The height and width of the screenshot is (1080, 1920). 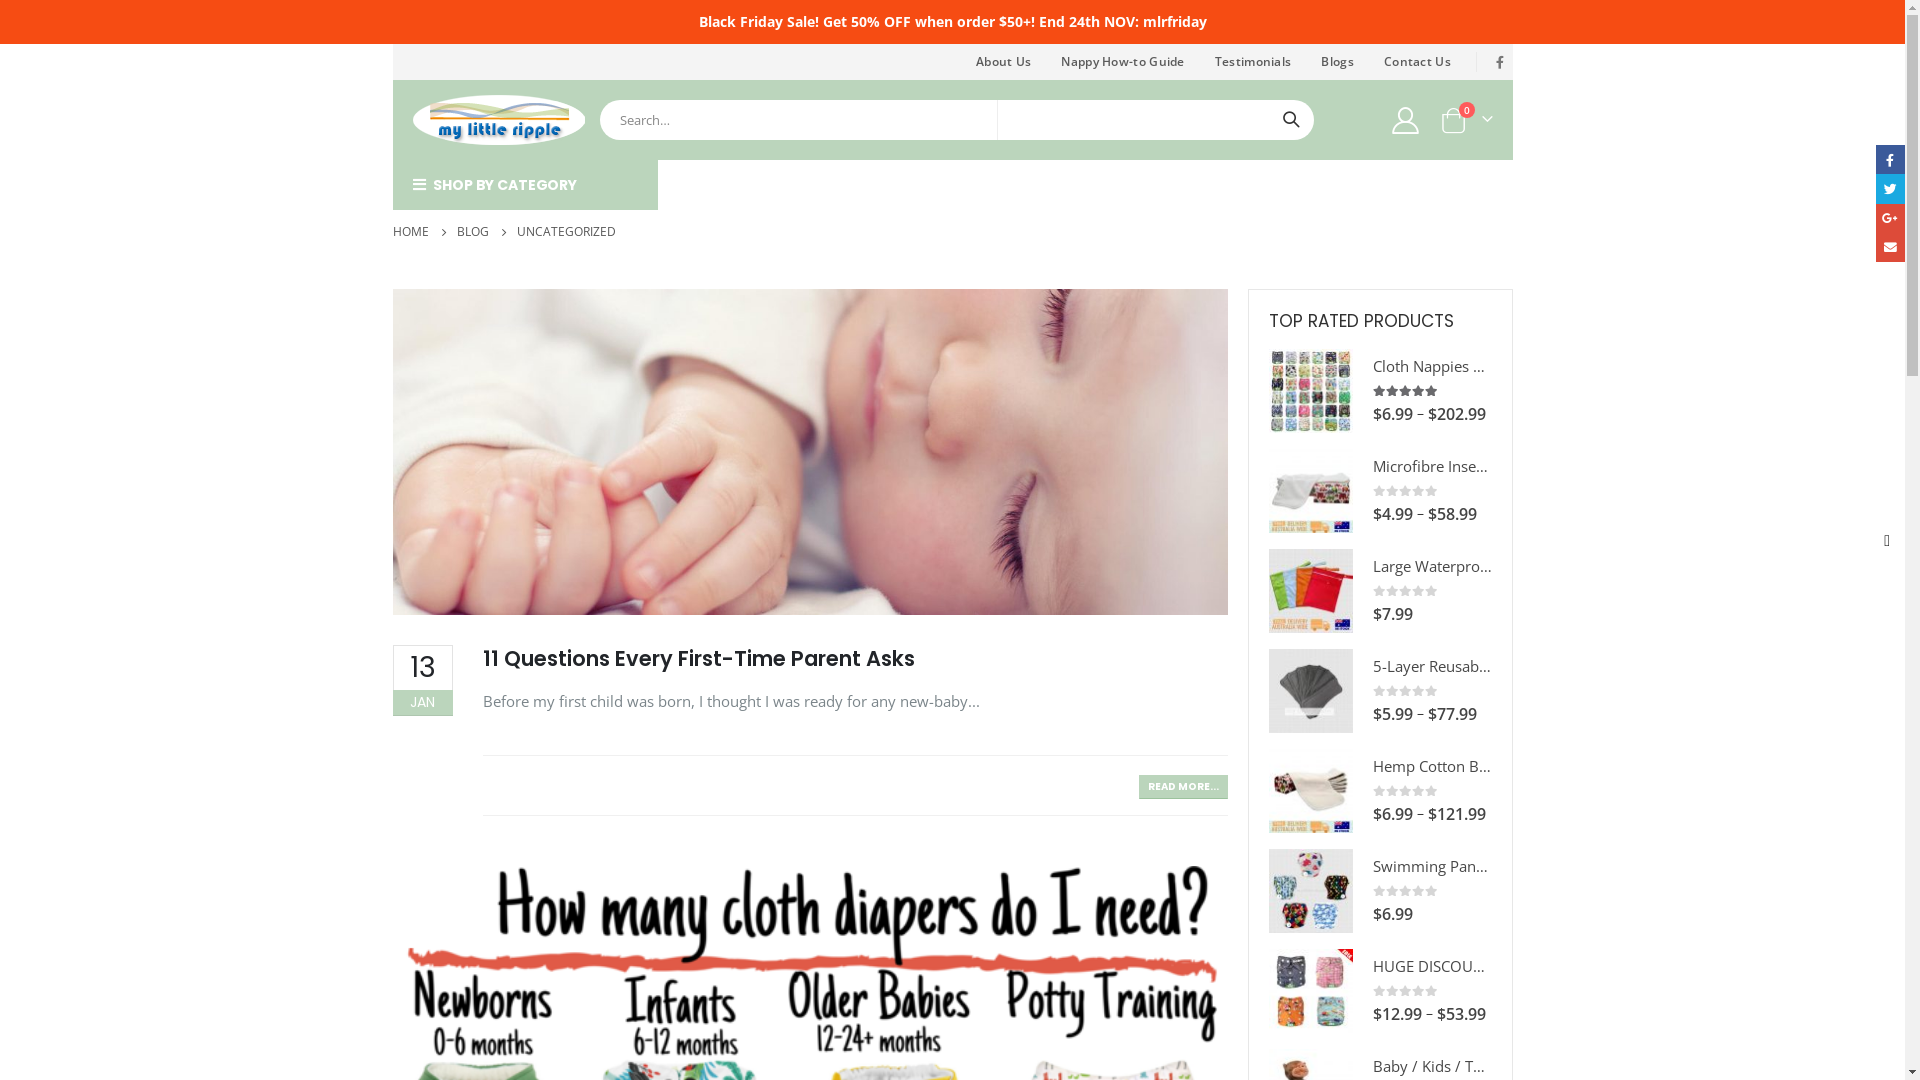 What do you see at coordinates (1889, 218) in the screenshot?
I see `'Google +'` at bounding box center [1889, 218].